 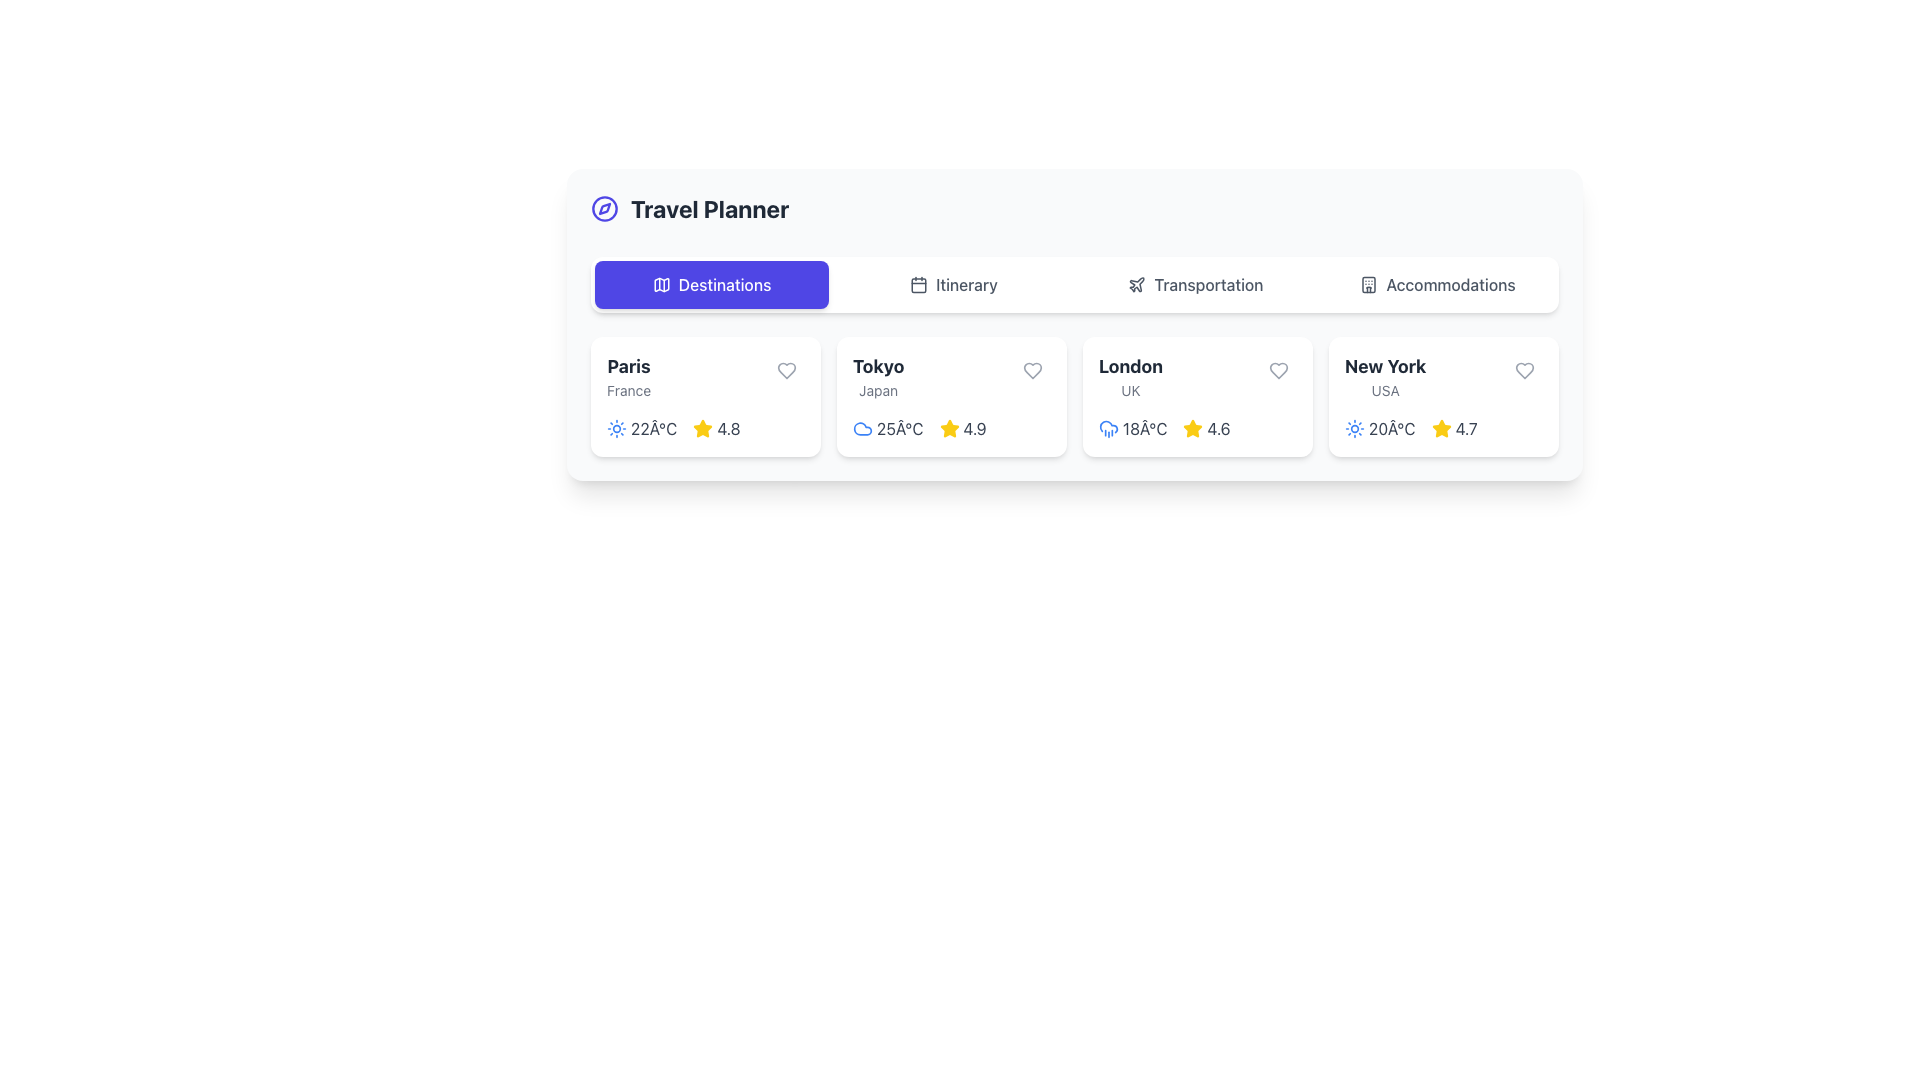 What do you see at coordinates (948, 427) in the screenshot?
I see `the star icon in the 'Tokyo' card` at bounding box center [948, 427].